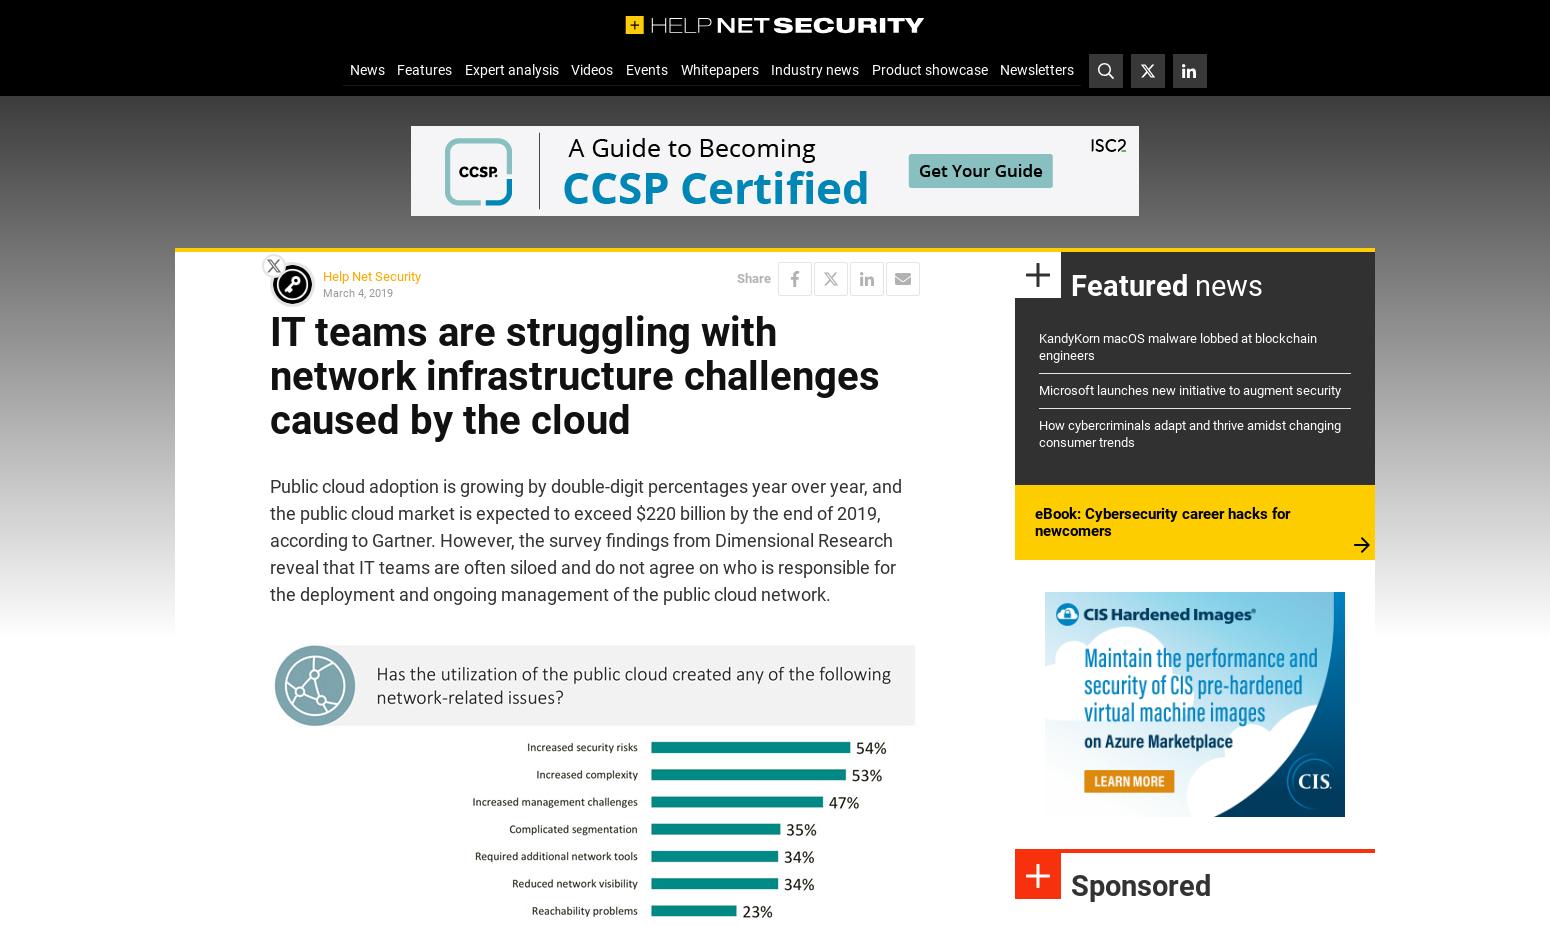 The width and height of the screenshot is (1550, 927). Describe the element at coordinates (1139, 886) in the screenshot. I see `'Sponsored'` at that location.